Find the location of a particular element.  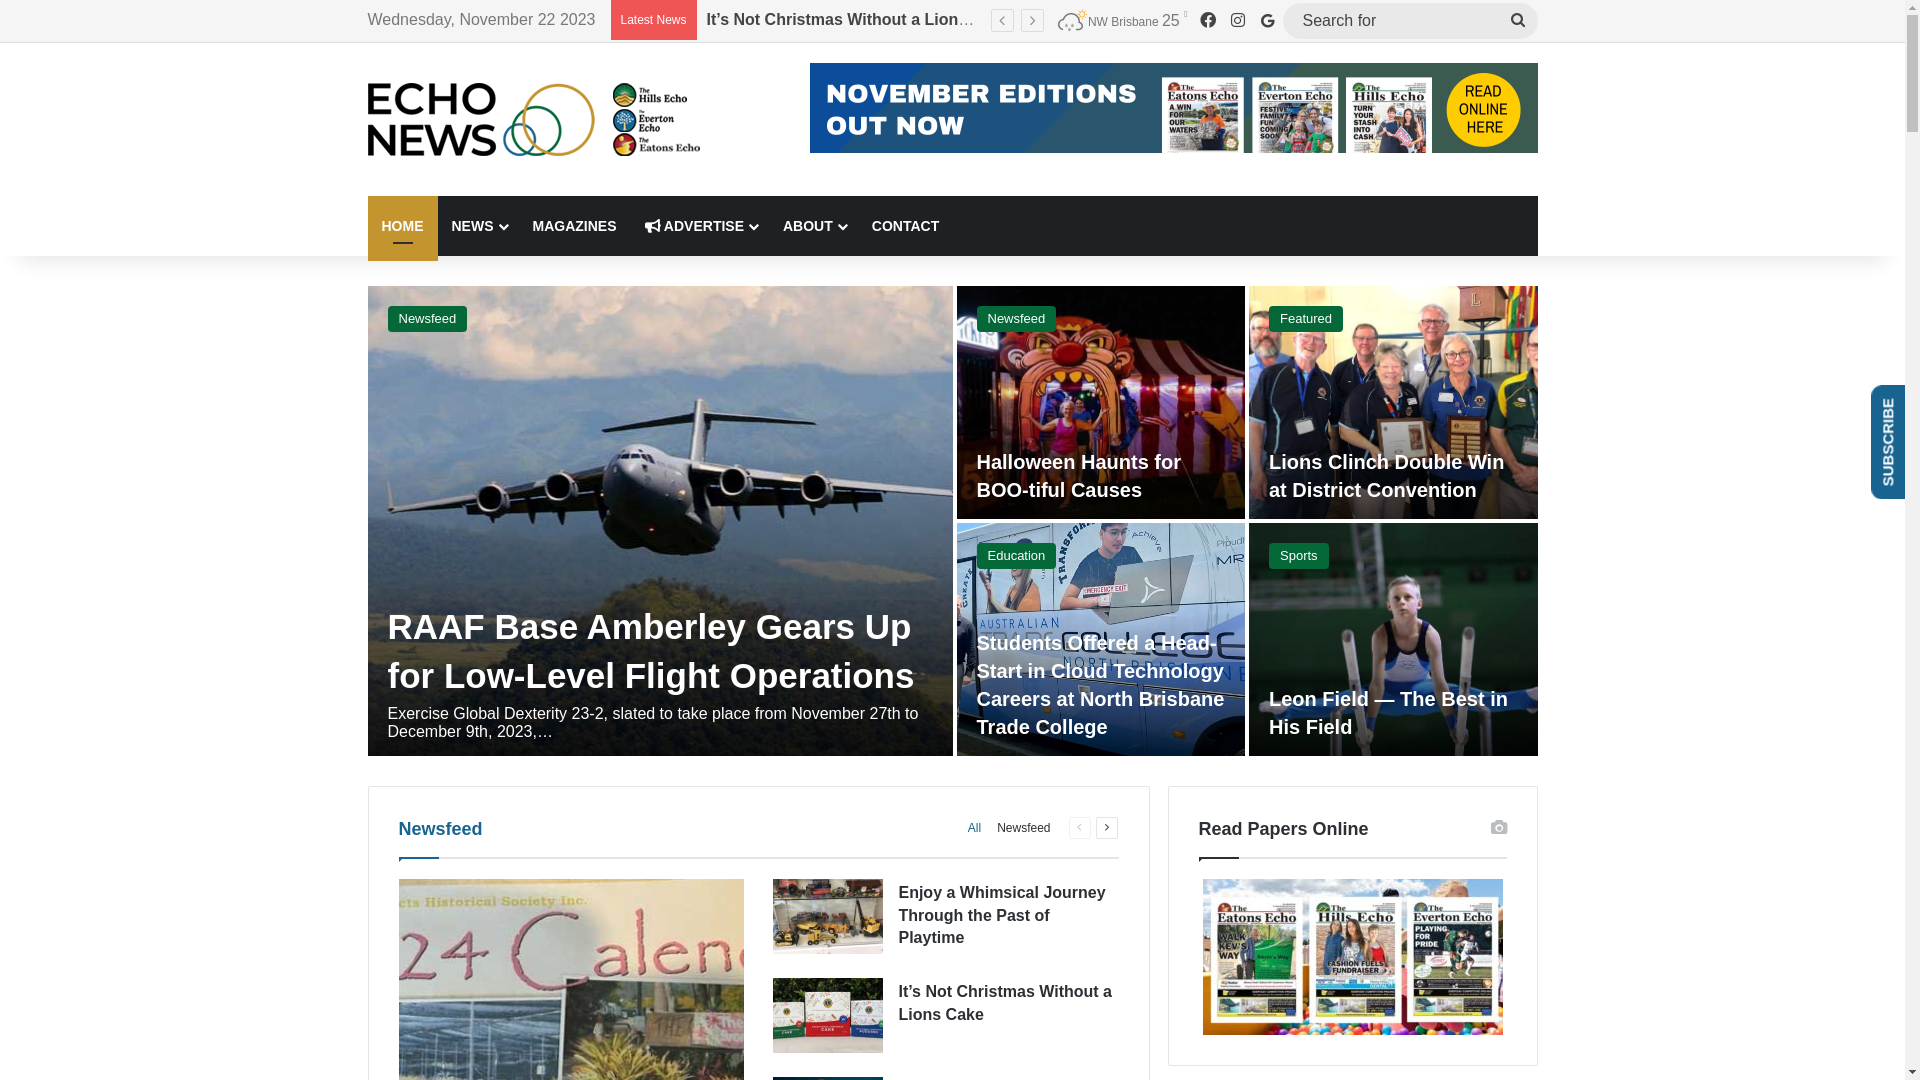

'Google' is located at coordinates (1266, 19).